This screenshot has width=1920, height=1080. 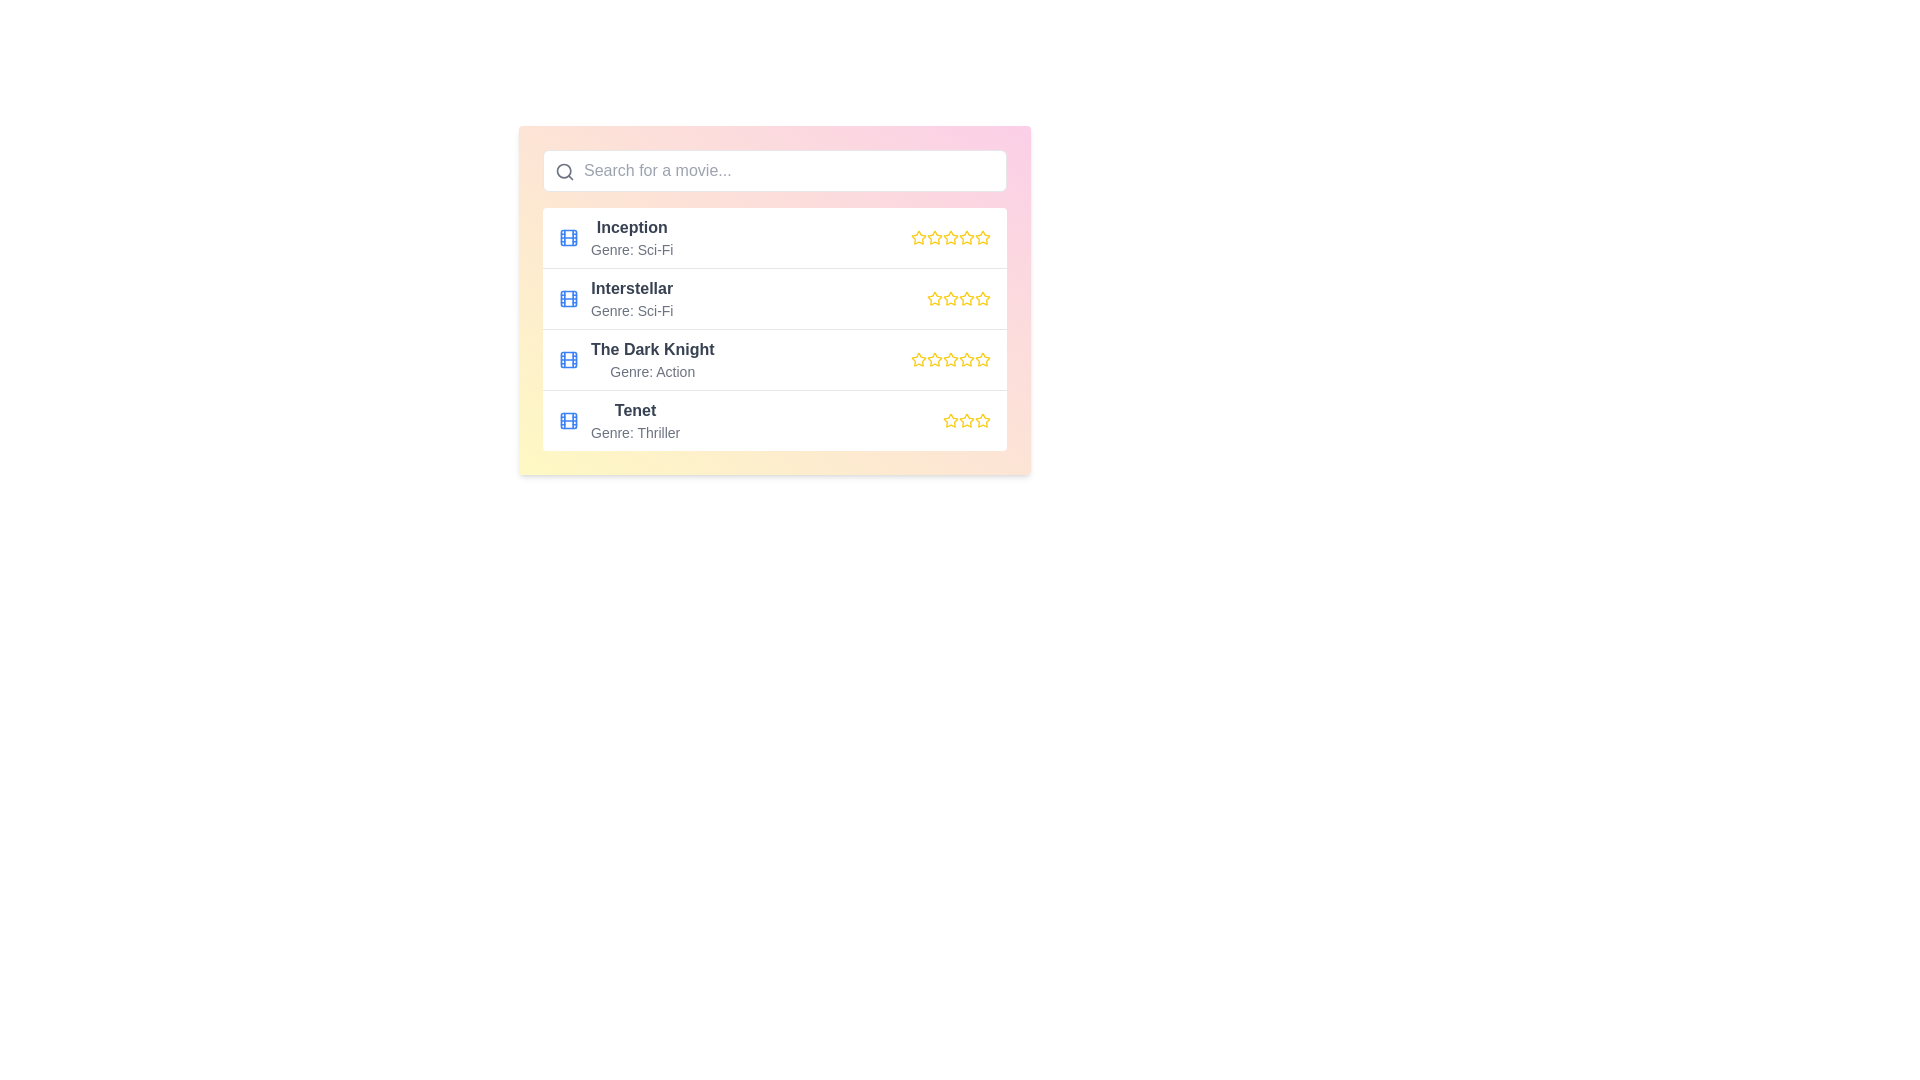 What do you see at coordinates (652, 358) in the screenshot?
I see `to select the movie entry 'The Dark Knight' displayed in bold at the third position of the vertical list of movie entries` at bounding box center [652, 358].